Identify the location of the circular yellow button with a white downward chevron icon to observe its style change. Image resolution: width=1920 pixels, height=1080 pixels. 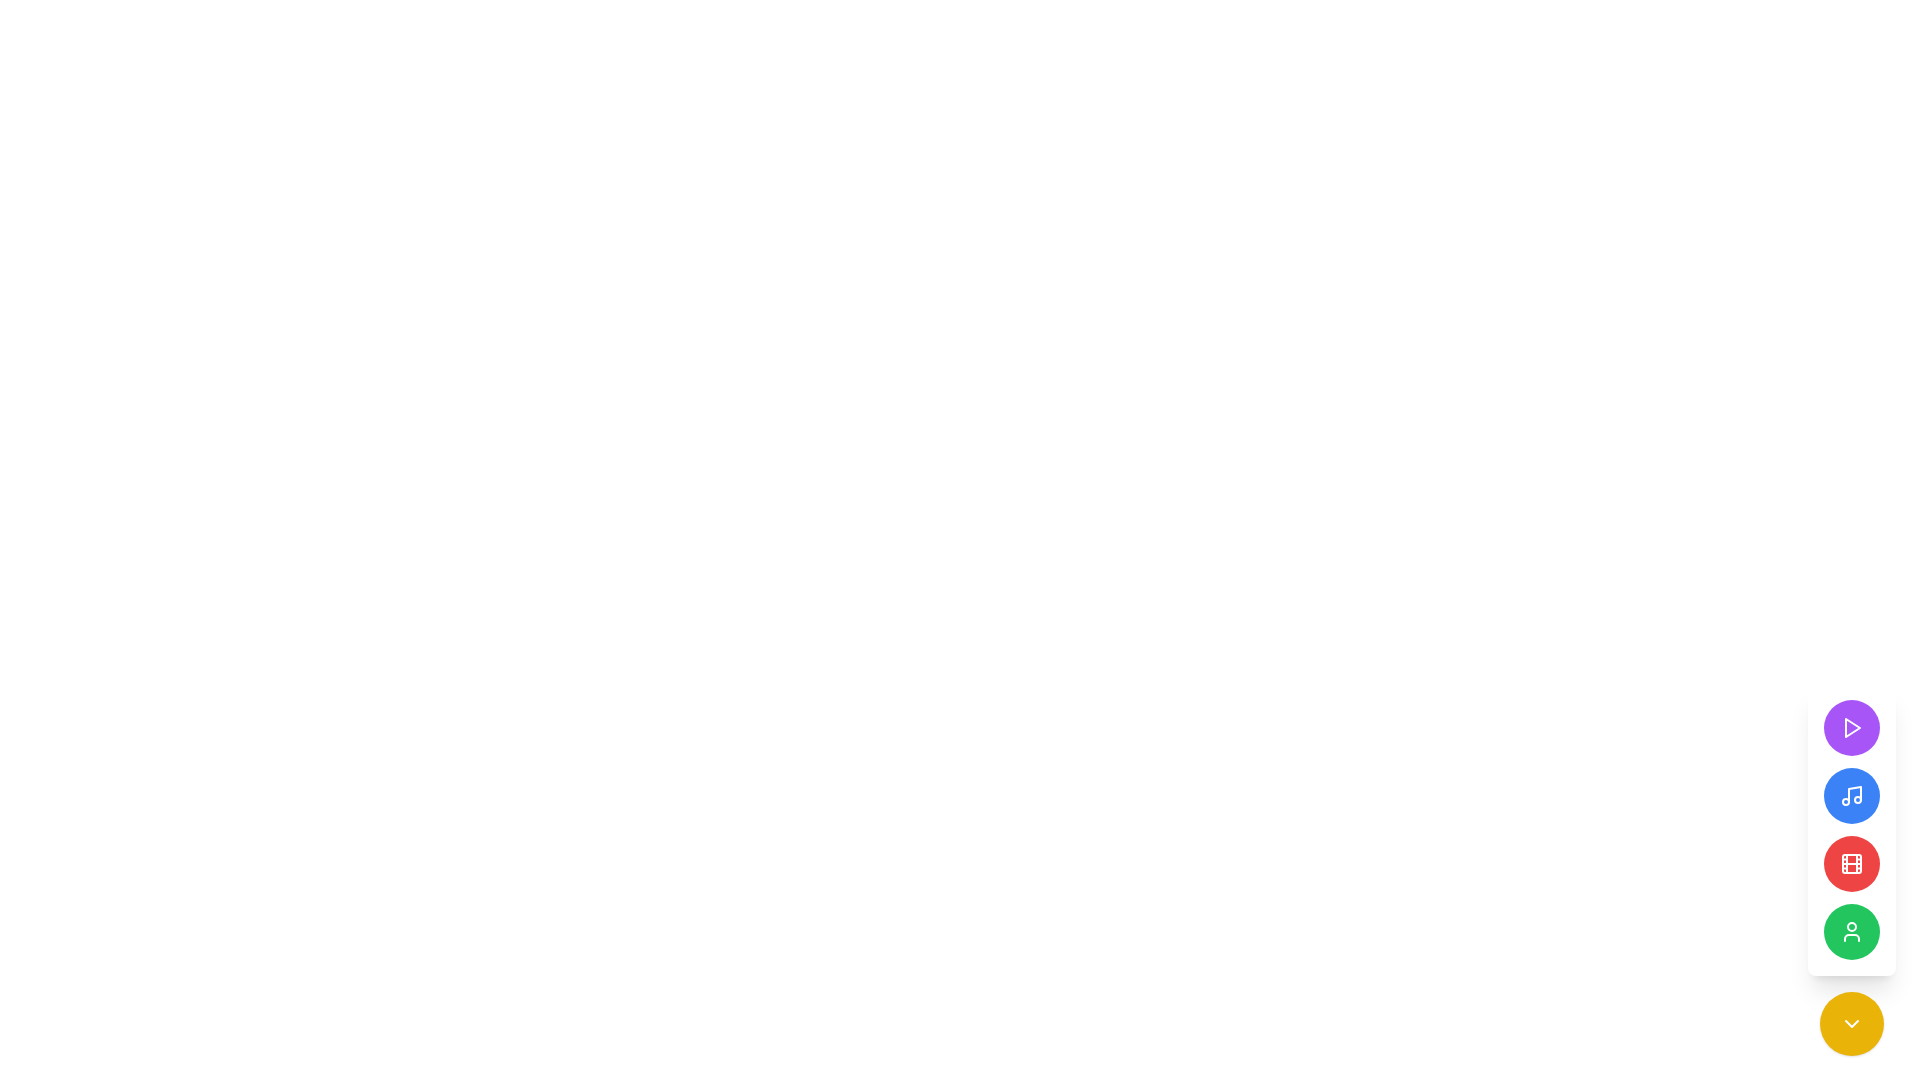
(1851, 1023).